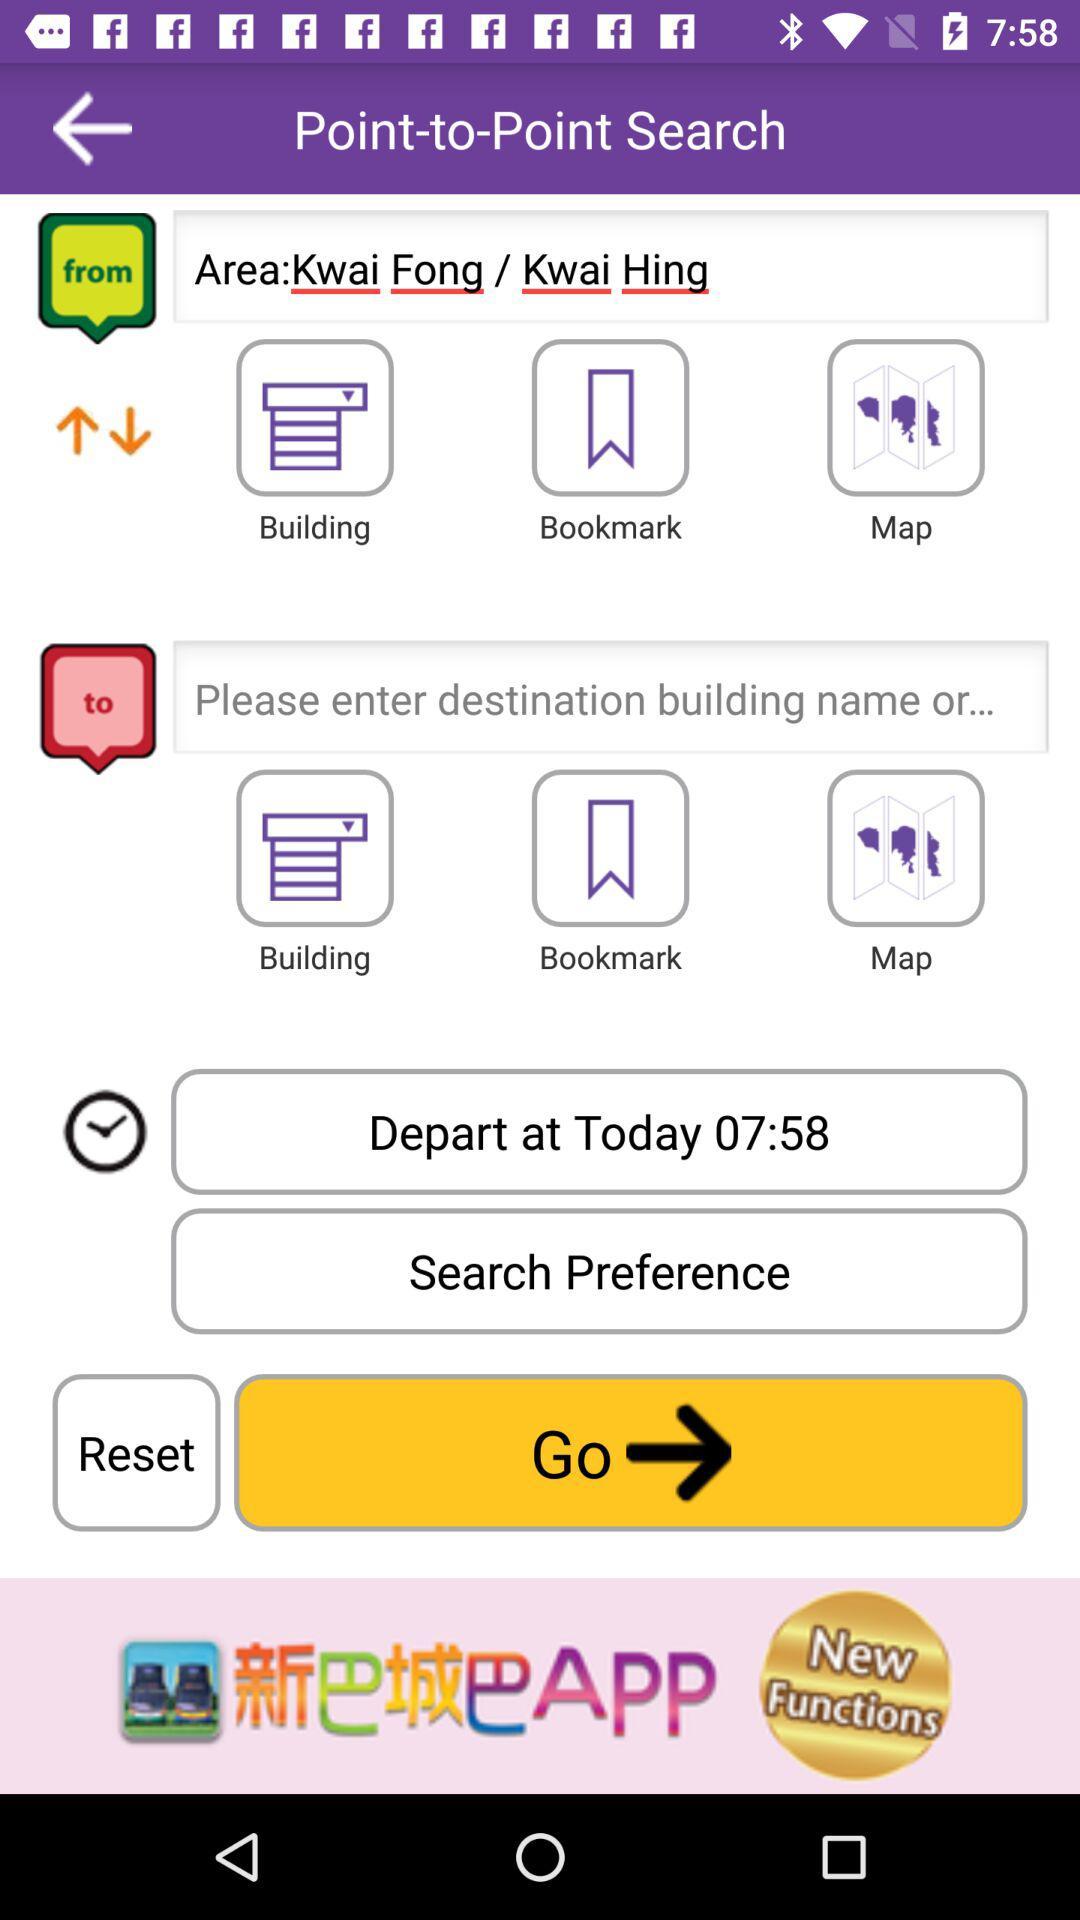 This screenshot has width=1080, height=1920. Describe the element at coordinates (609, 416) in the screenshot. I see `the bookmark icon` at that location.